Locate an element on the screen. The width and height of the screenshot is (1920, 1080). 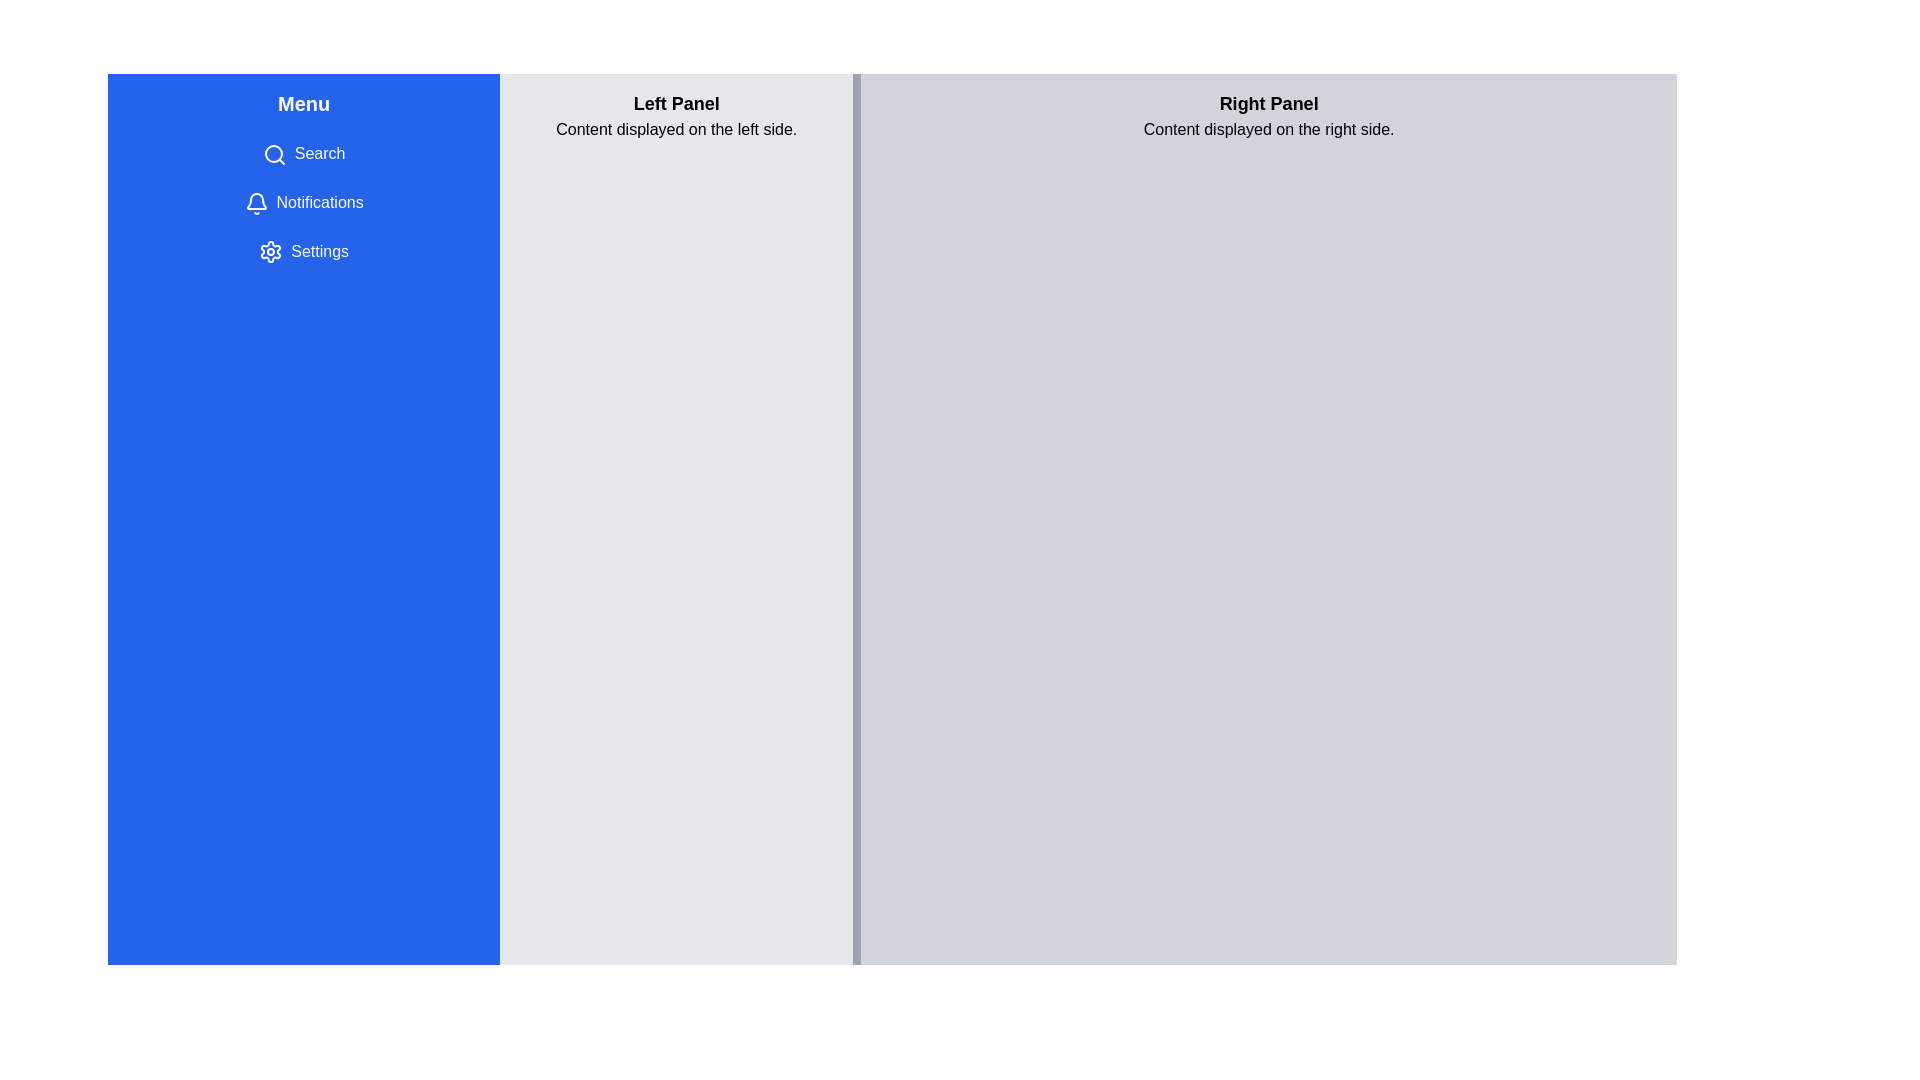
the header or label at the top of the left sidebar, which indicates the function or scope of the options below it is located at coordinates (303, 104).